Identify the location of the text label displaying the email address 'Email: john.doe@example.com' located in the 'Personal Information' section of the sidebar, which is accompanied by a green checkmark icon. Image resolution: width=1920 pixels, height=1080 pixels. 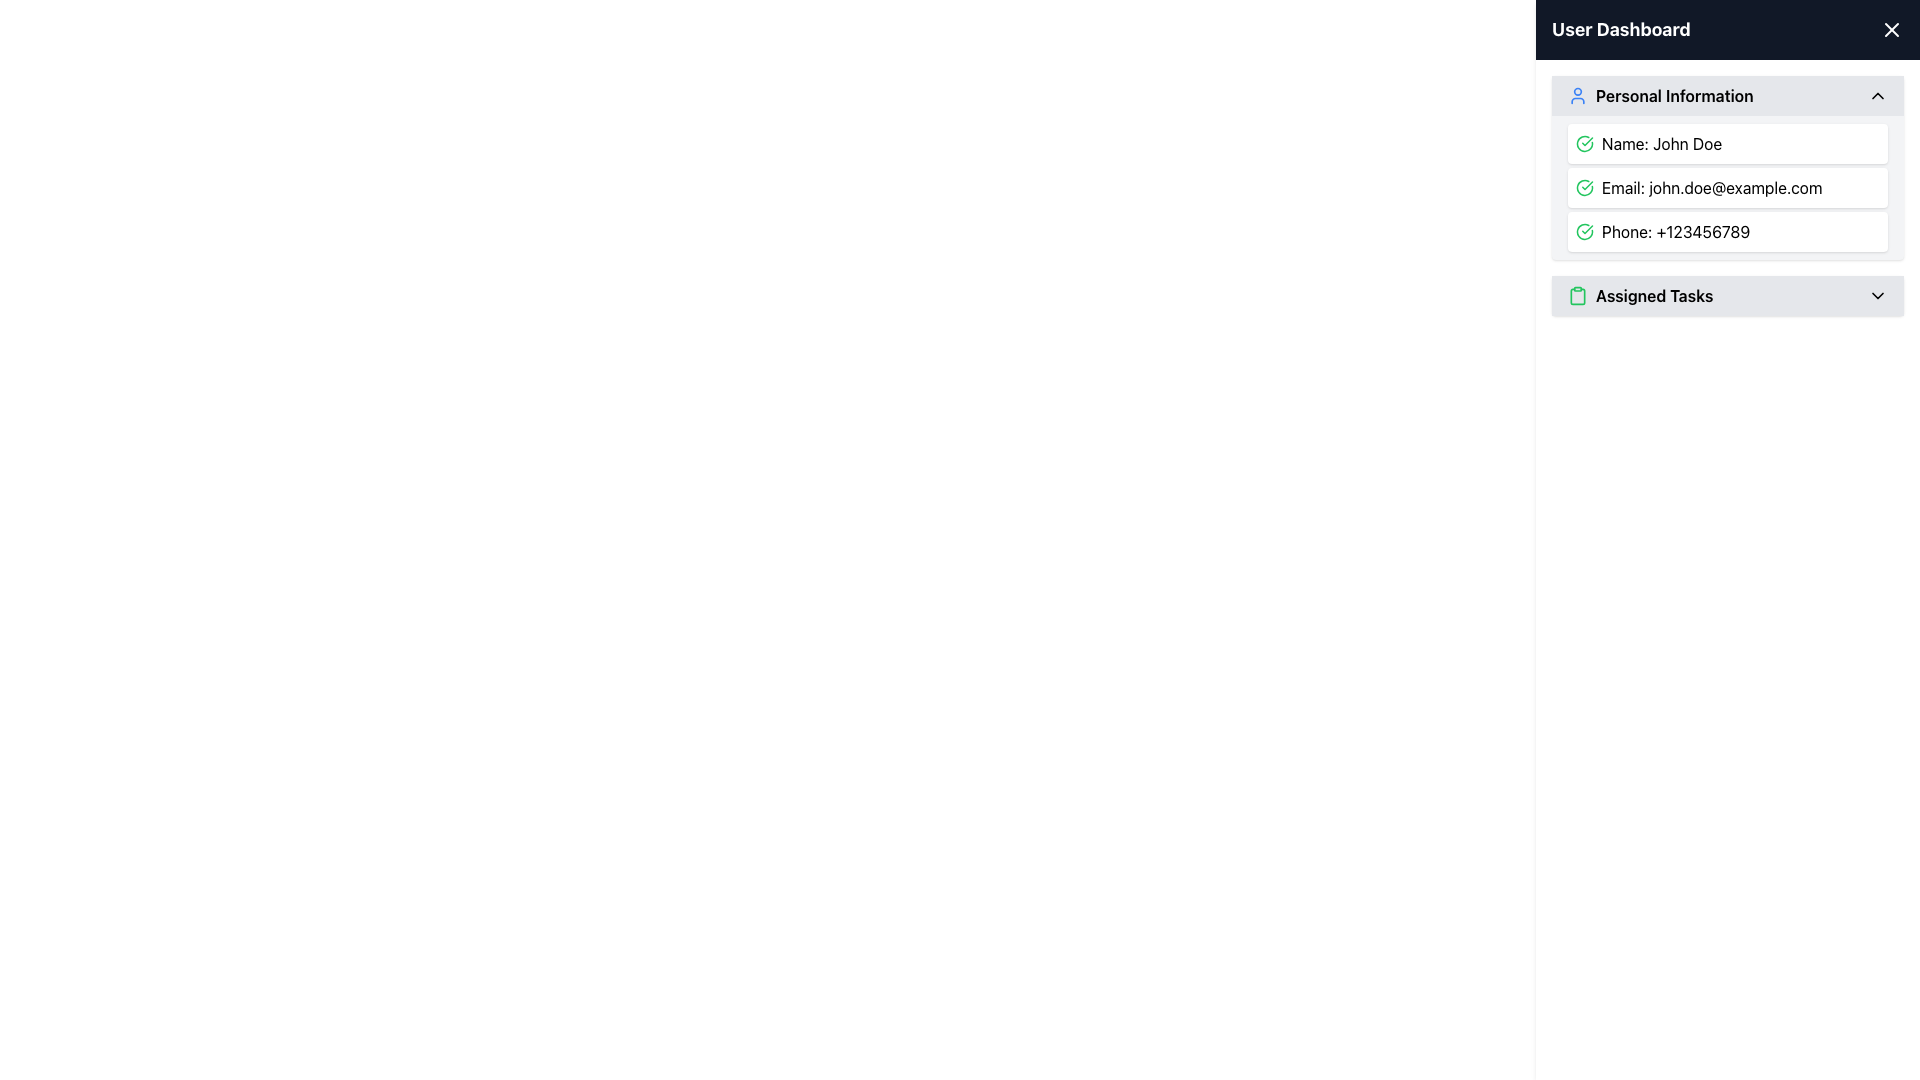
(1711, 188).